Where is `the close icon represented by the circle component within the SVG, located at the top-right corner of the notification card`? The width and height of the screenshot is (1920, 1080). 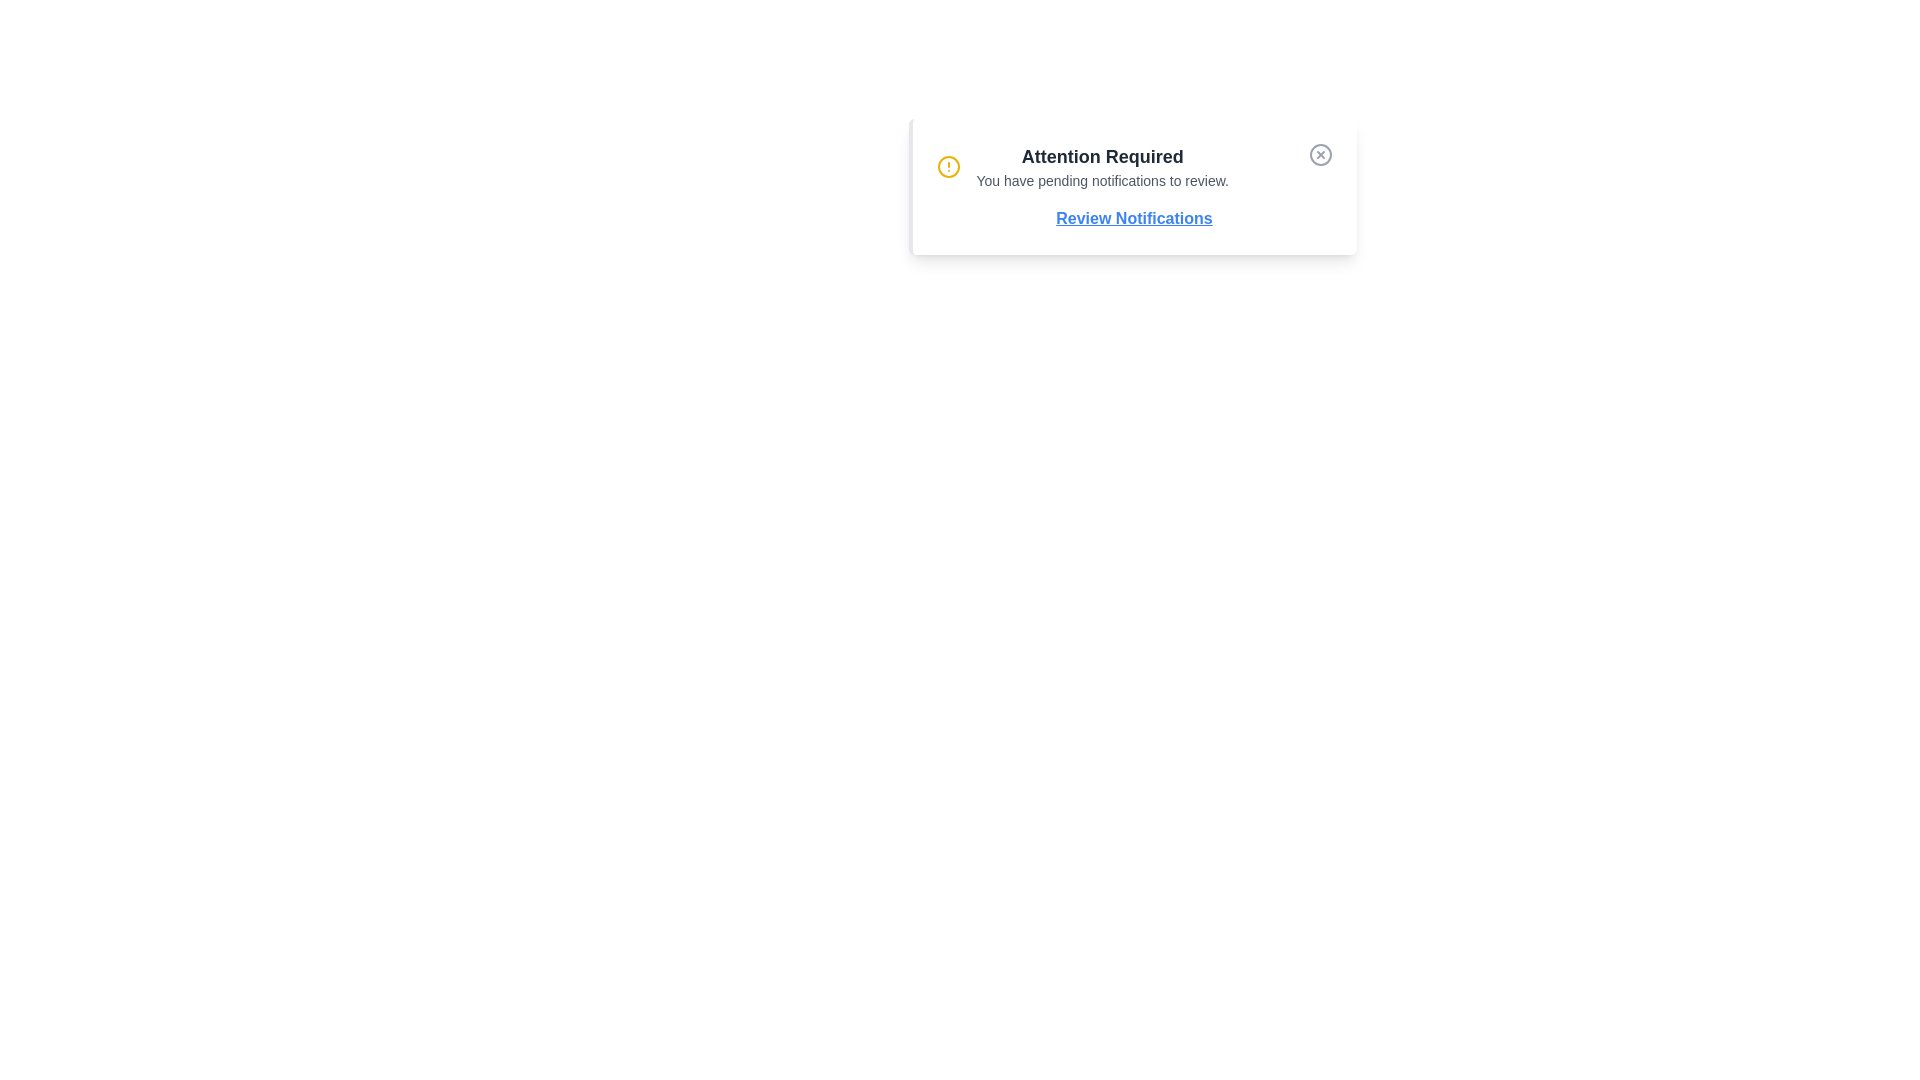 the close icon represented by the circle component within the SVG, located at the top-right corner of the notification card is located at coordinates (1320, 153).